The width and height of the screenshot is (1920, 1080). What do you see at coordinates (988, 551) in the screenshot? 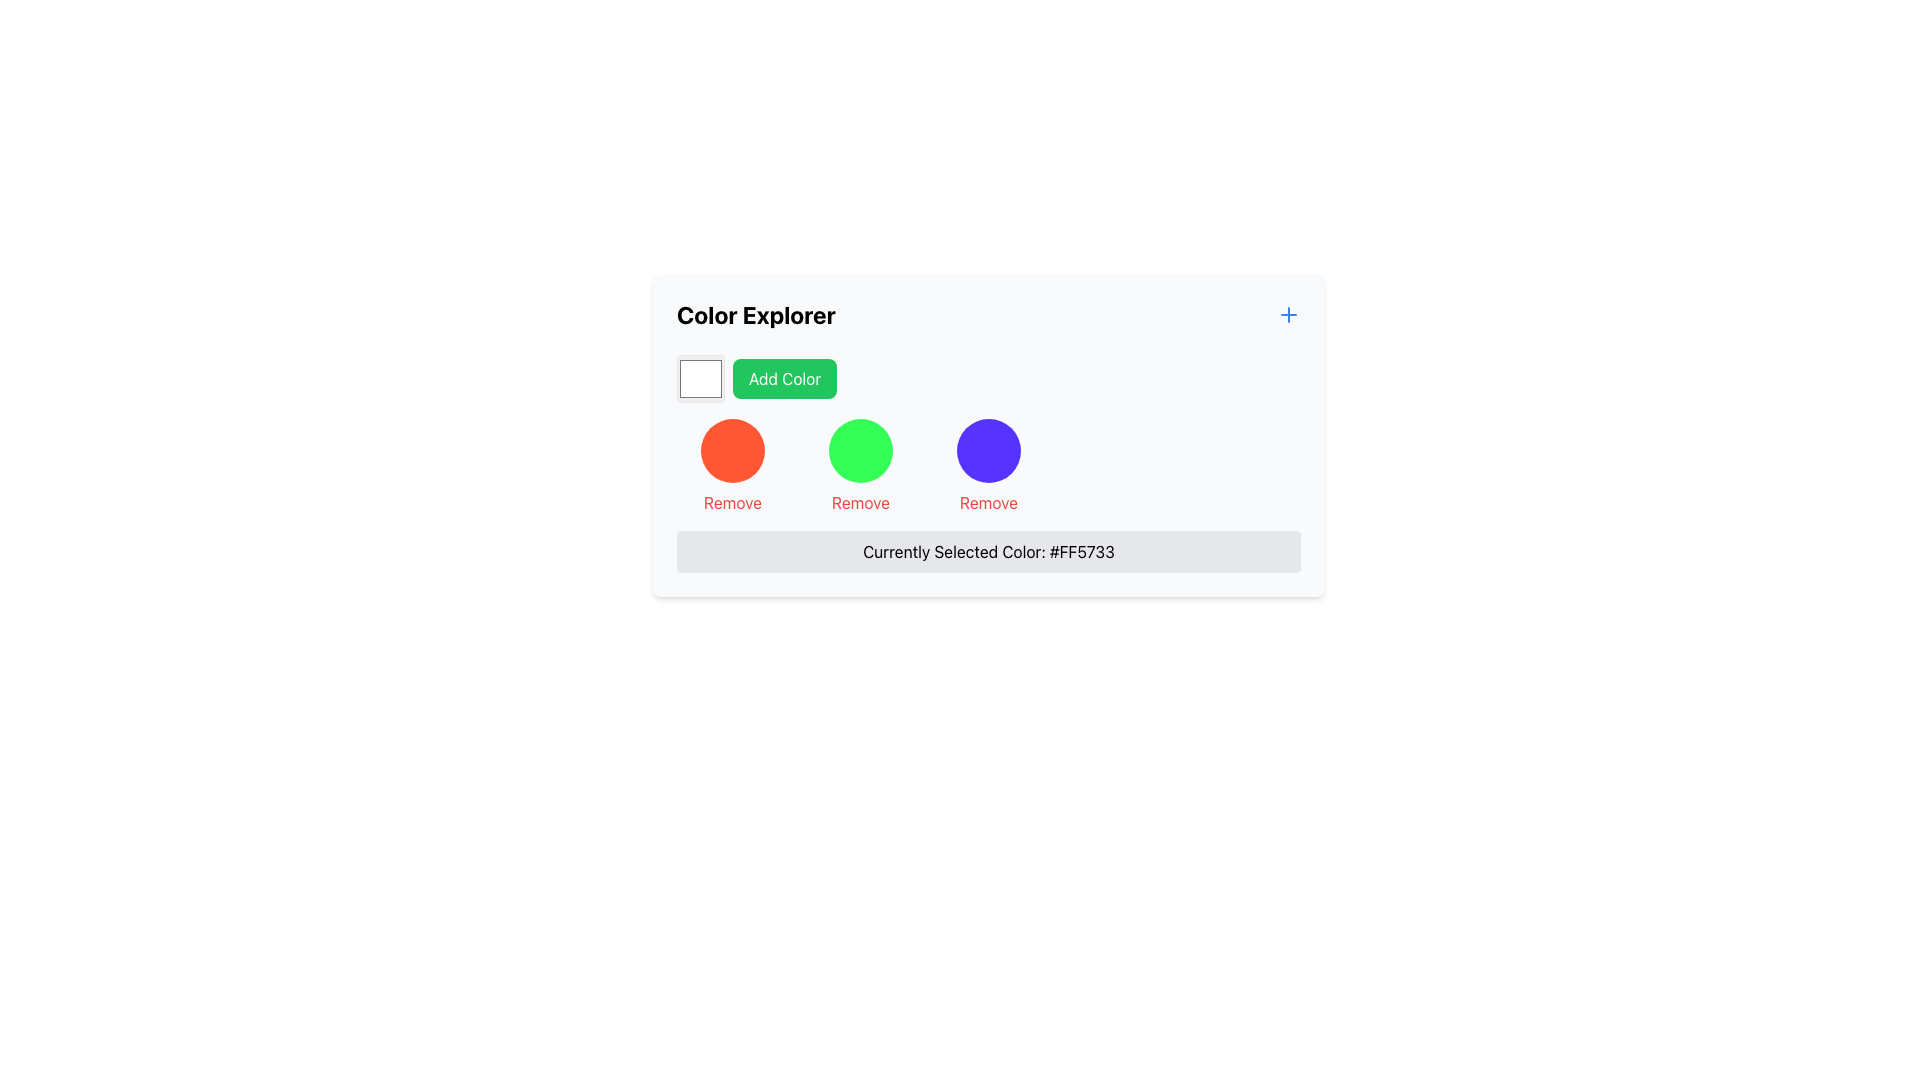
I see `the text display box that shows 'Currently Selected Color: #FF5733' with a light gray background, located below the third row of 'Remove' buttons` at bounding box center [988, 551].